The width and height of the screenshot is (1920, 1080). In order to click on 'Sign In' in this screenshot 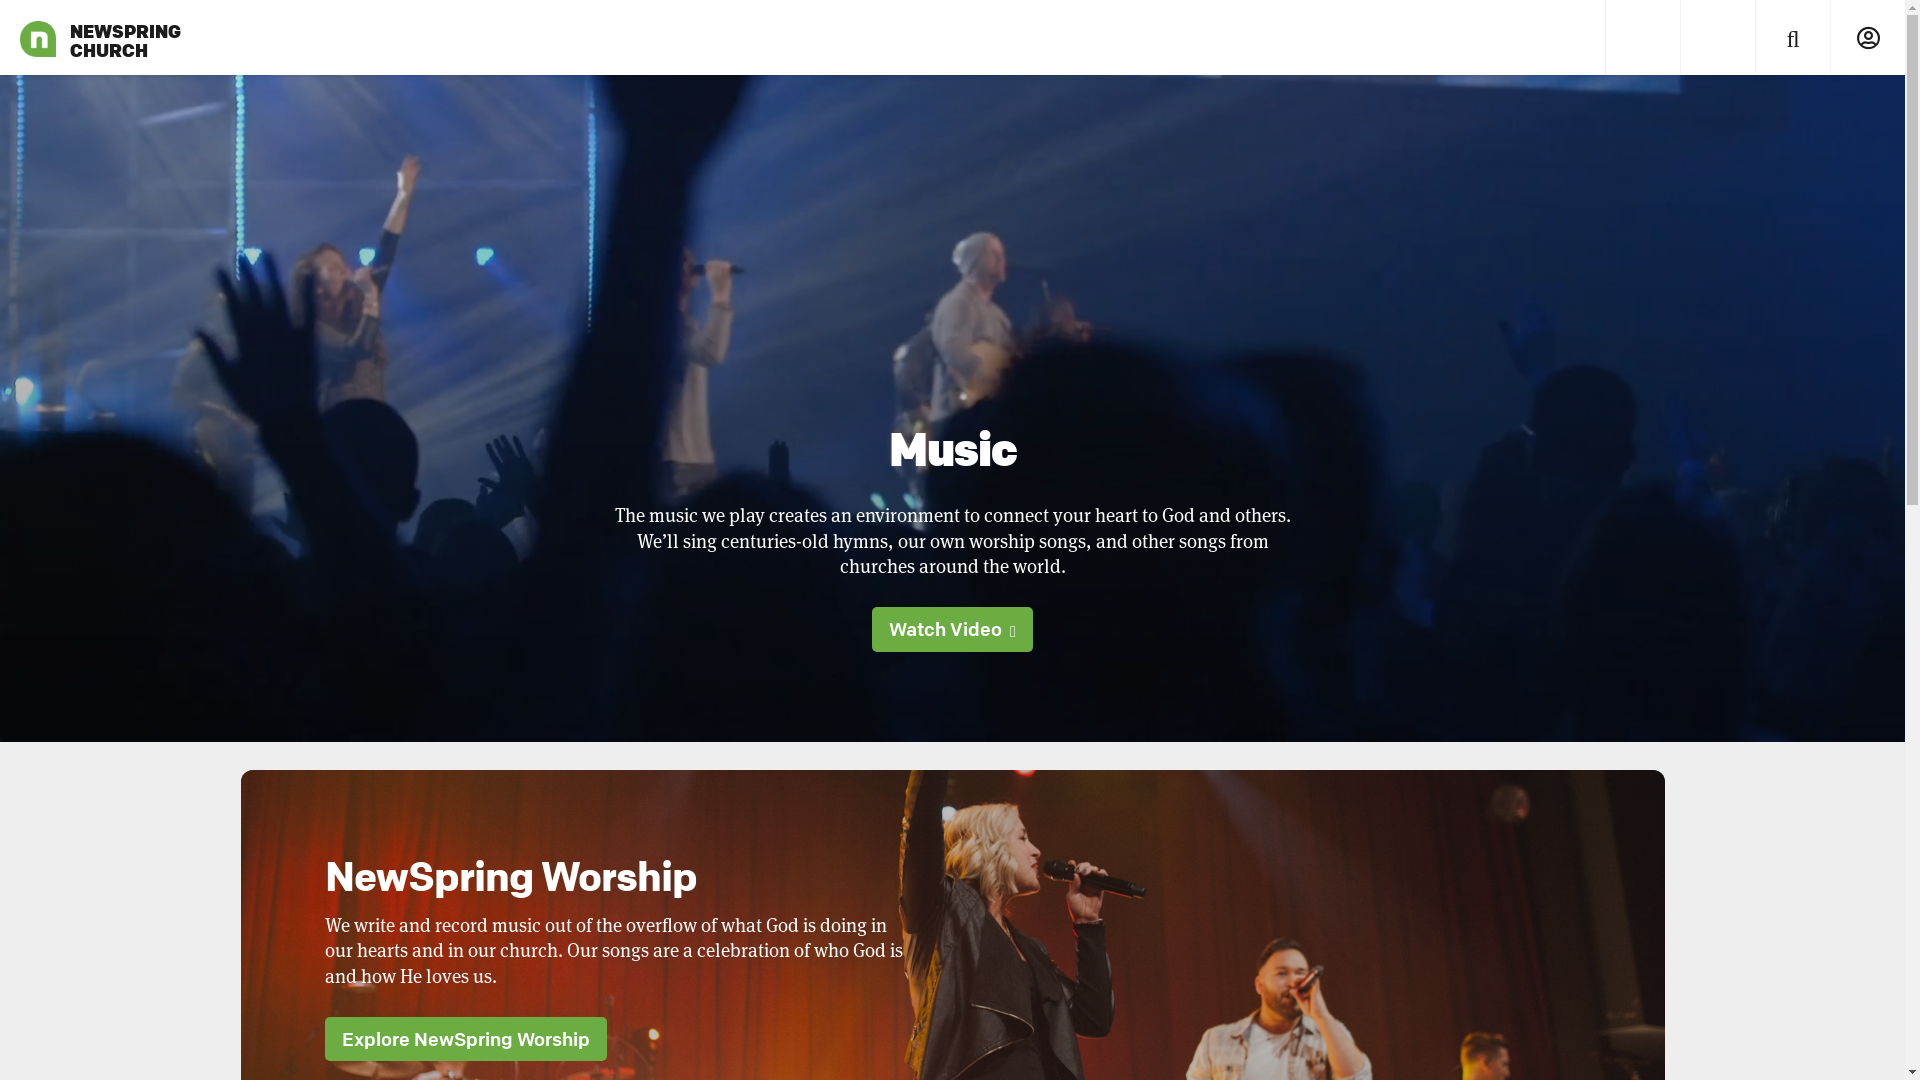, I will do `click(1829, 37)`.